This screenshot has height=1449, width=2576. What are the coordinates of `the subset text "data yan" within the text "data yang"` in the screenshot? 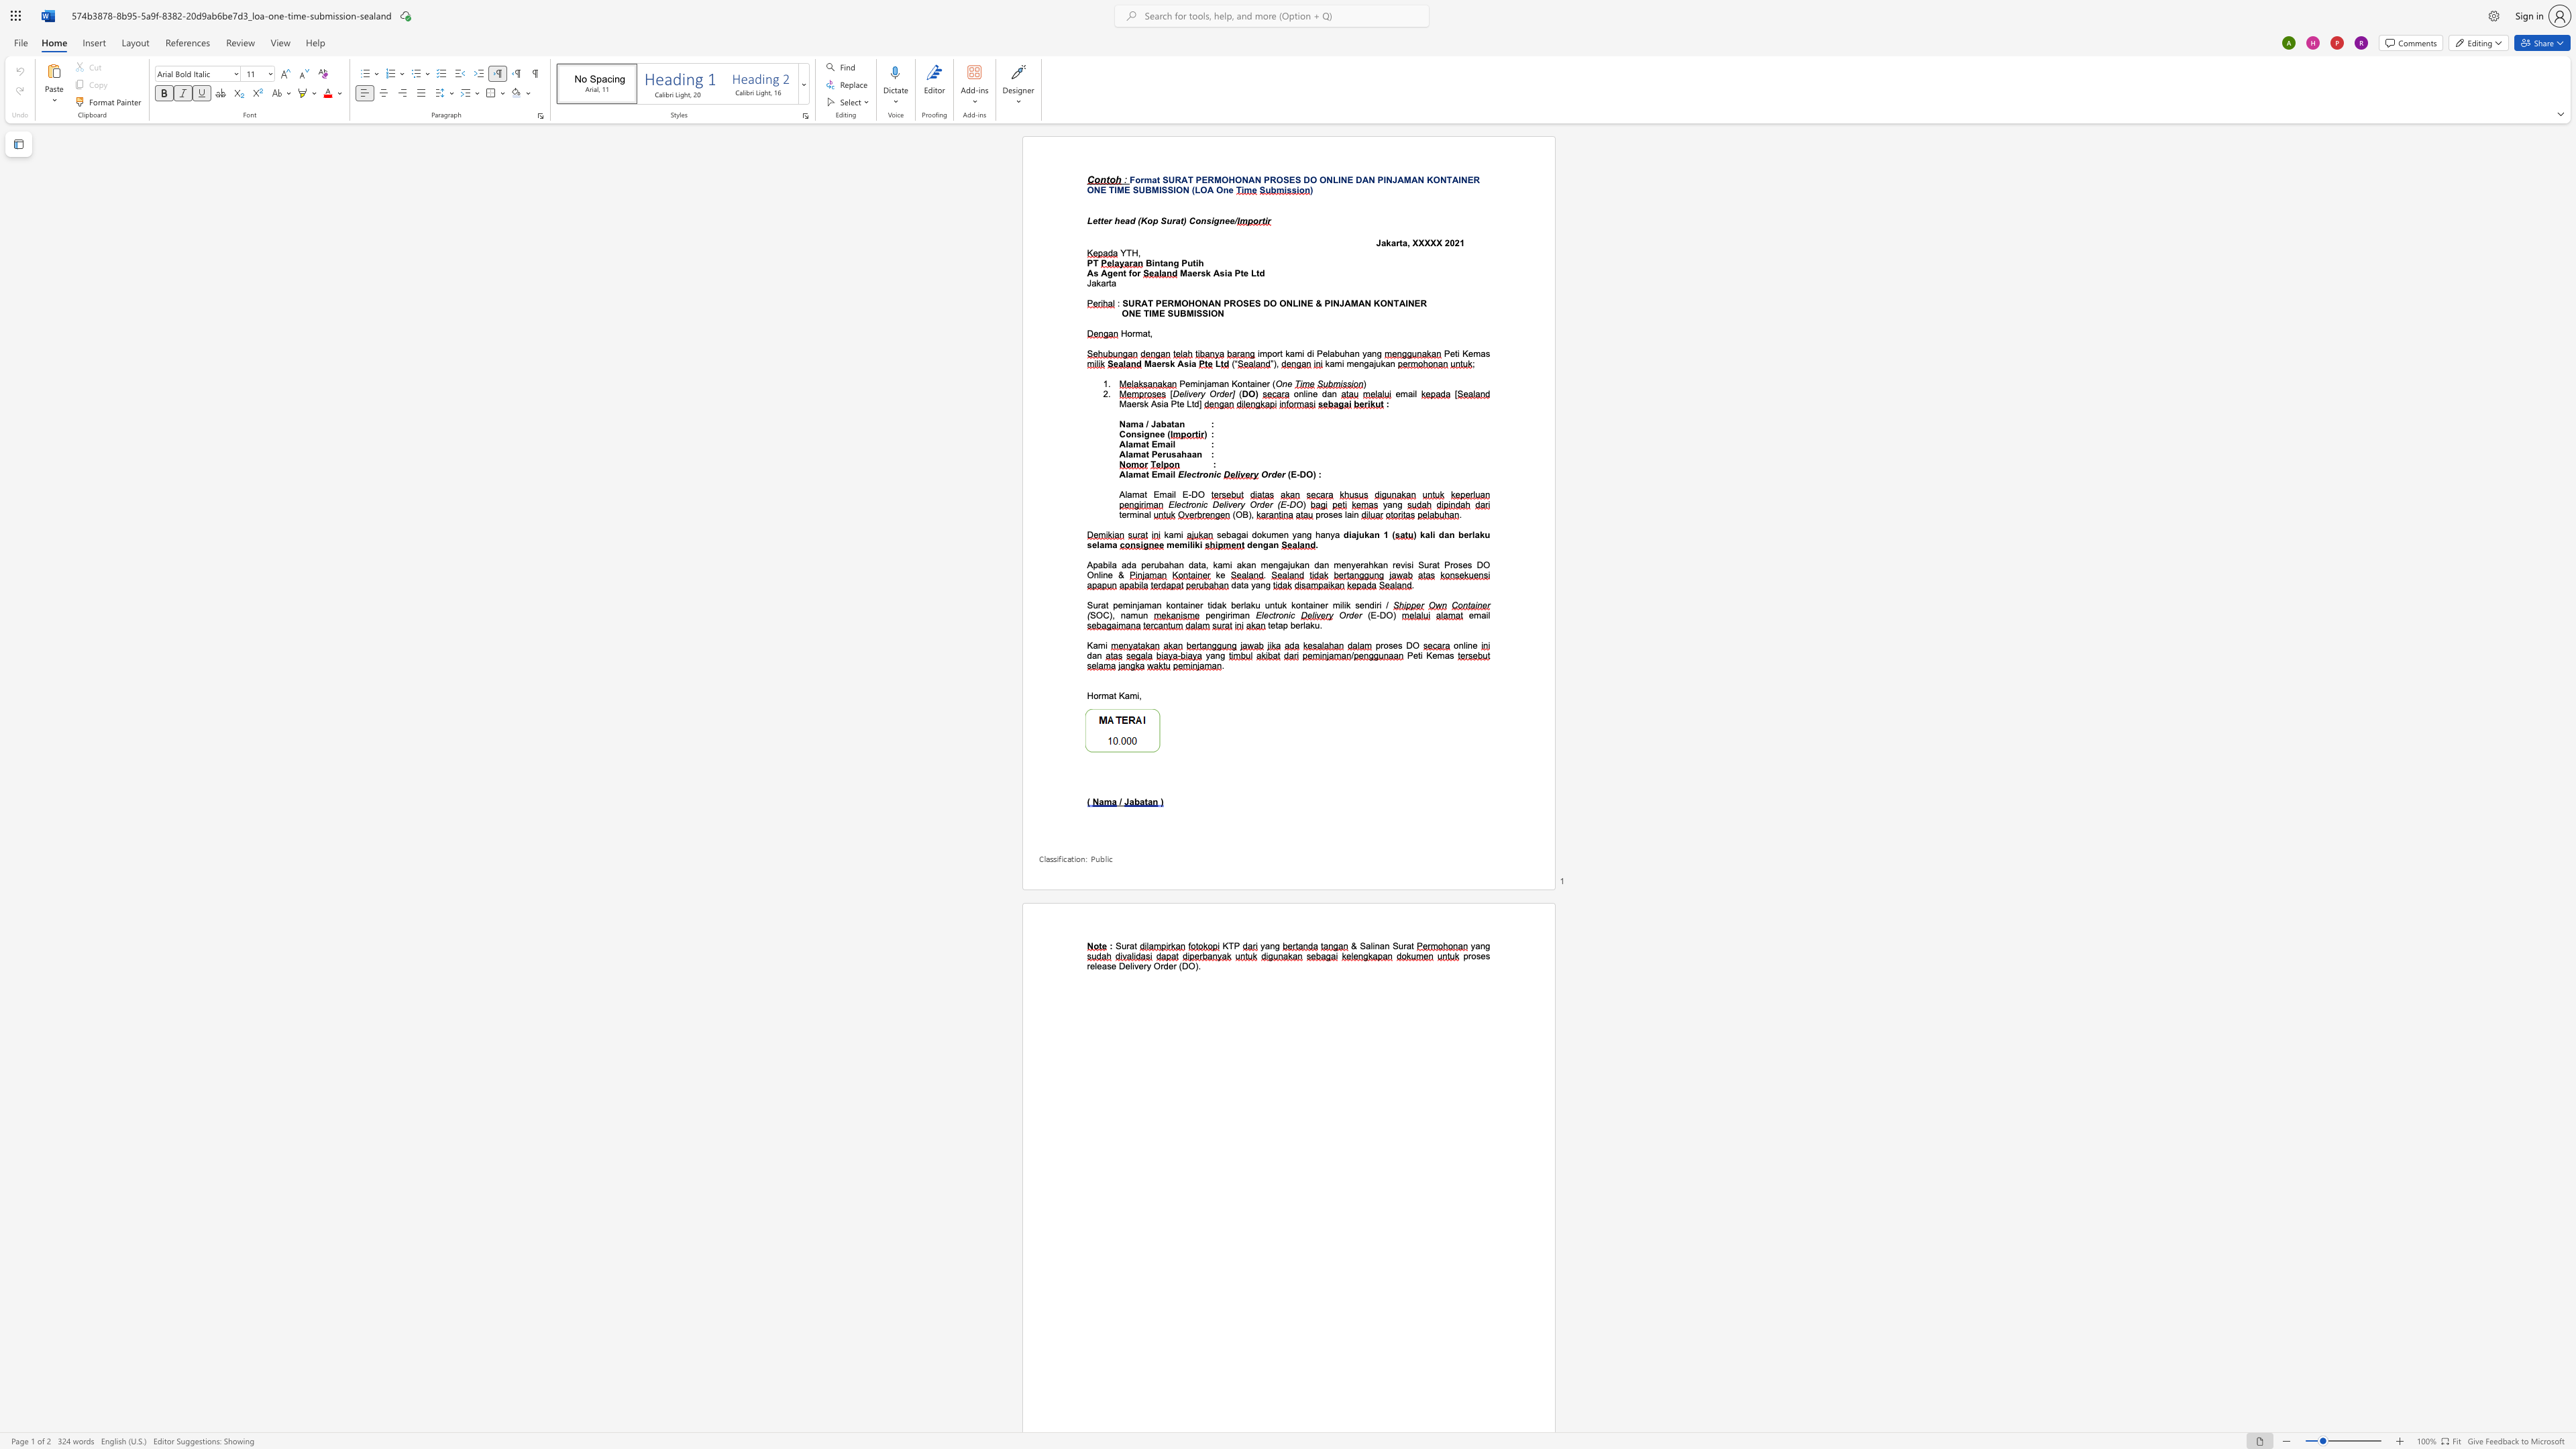 It's located at (1231, 584).